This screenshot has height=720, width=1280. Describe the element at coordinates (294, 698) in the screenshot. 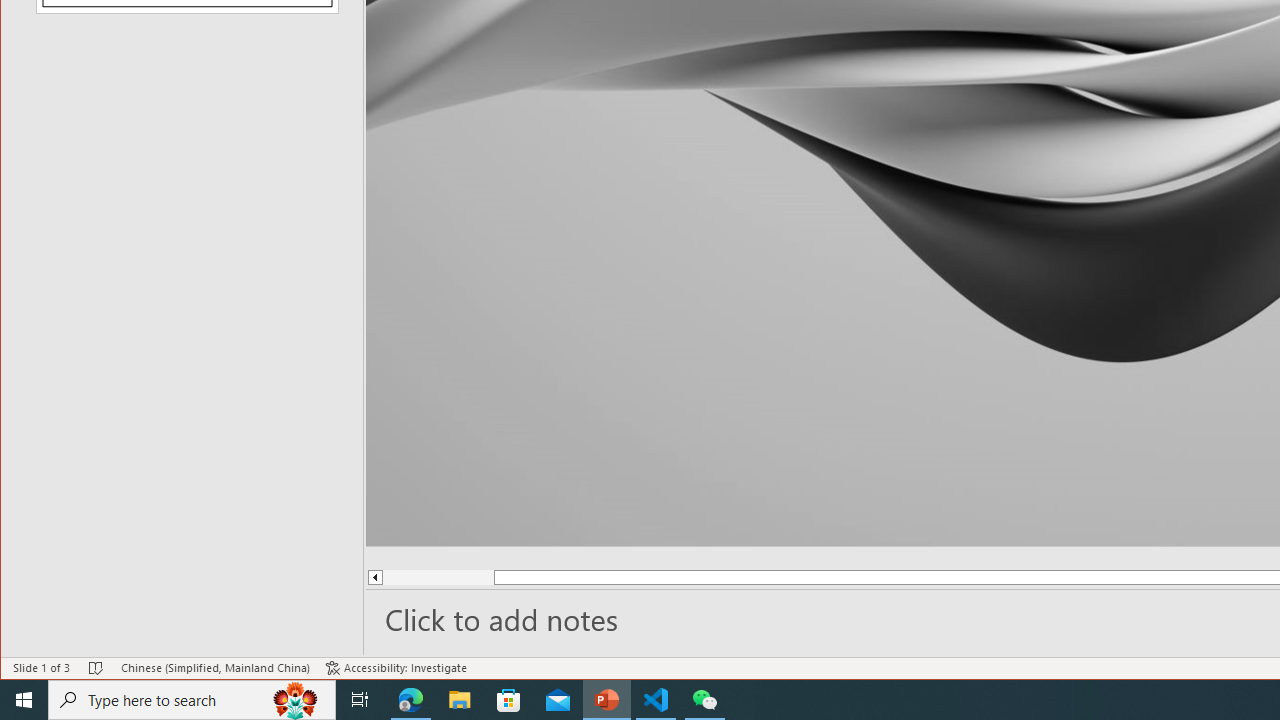

I see `'Search highlights icon opens search home window'` at that location.